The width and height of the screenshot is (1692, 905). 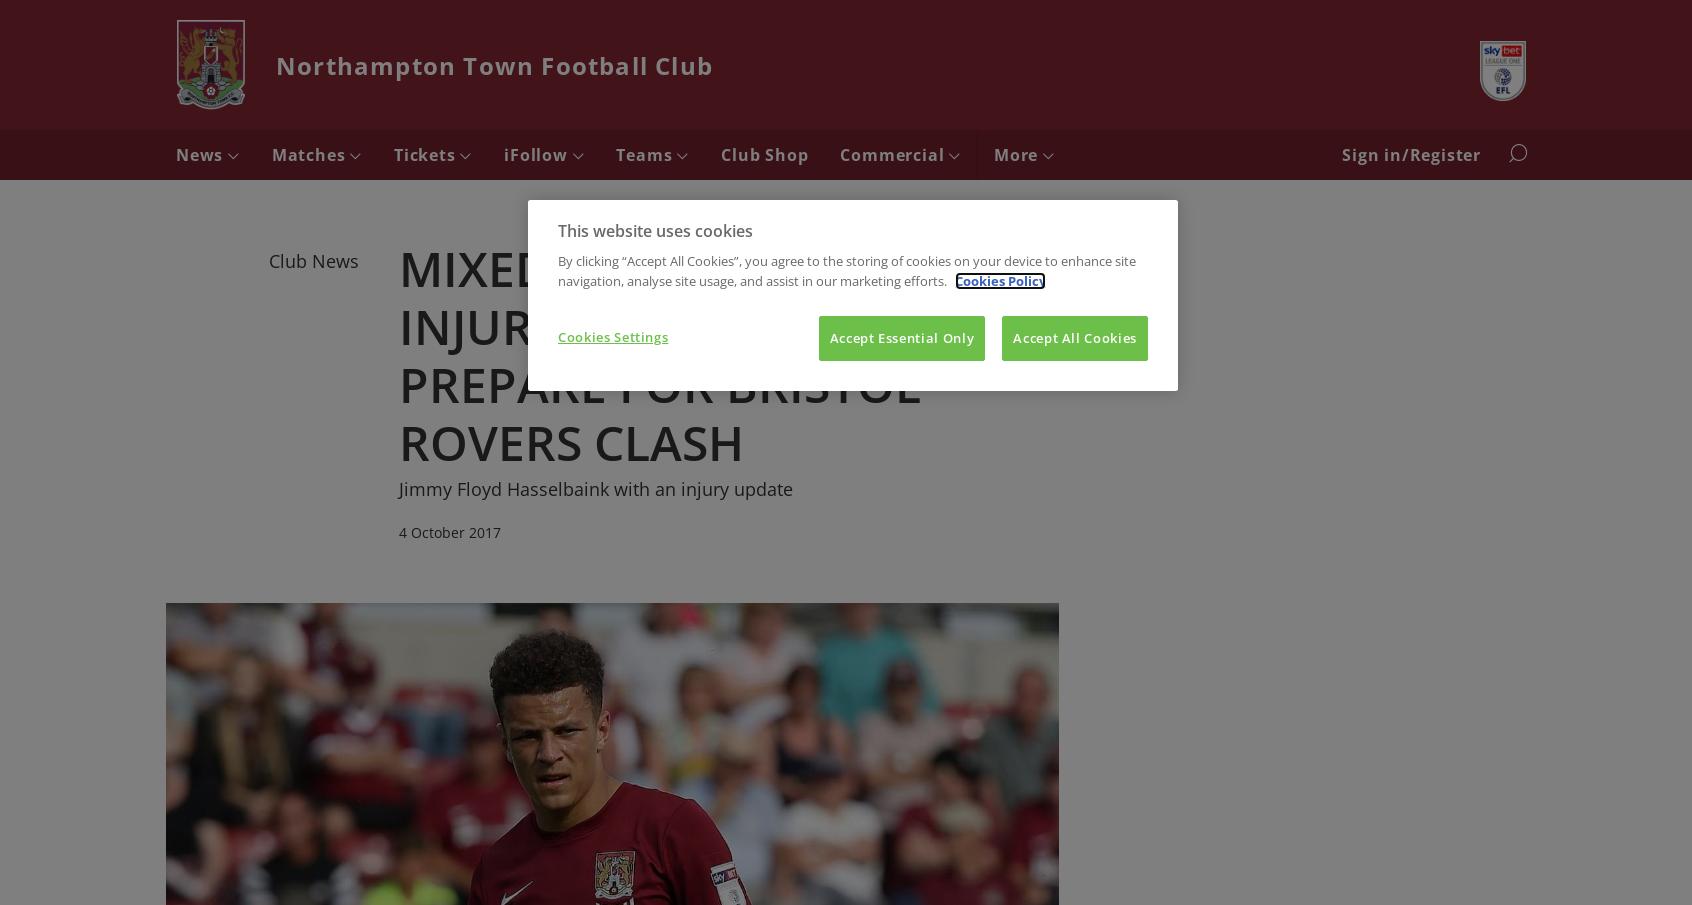 What do you see at coordinates (893, 155) in the screenshot?
I see `'Commercial'` at bounding box center [893, 155].